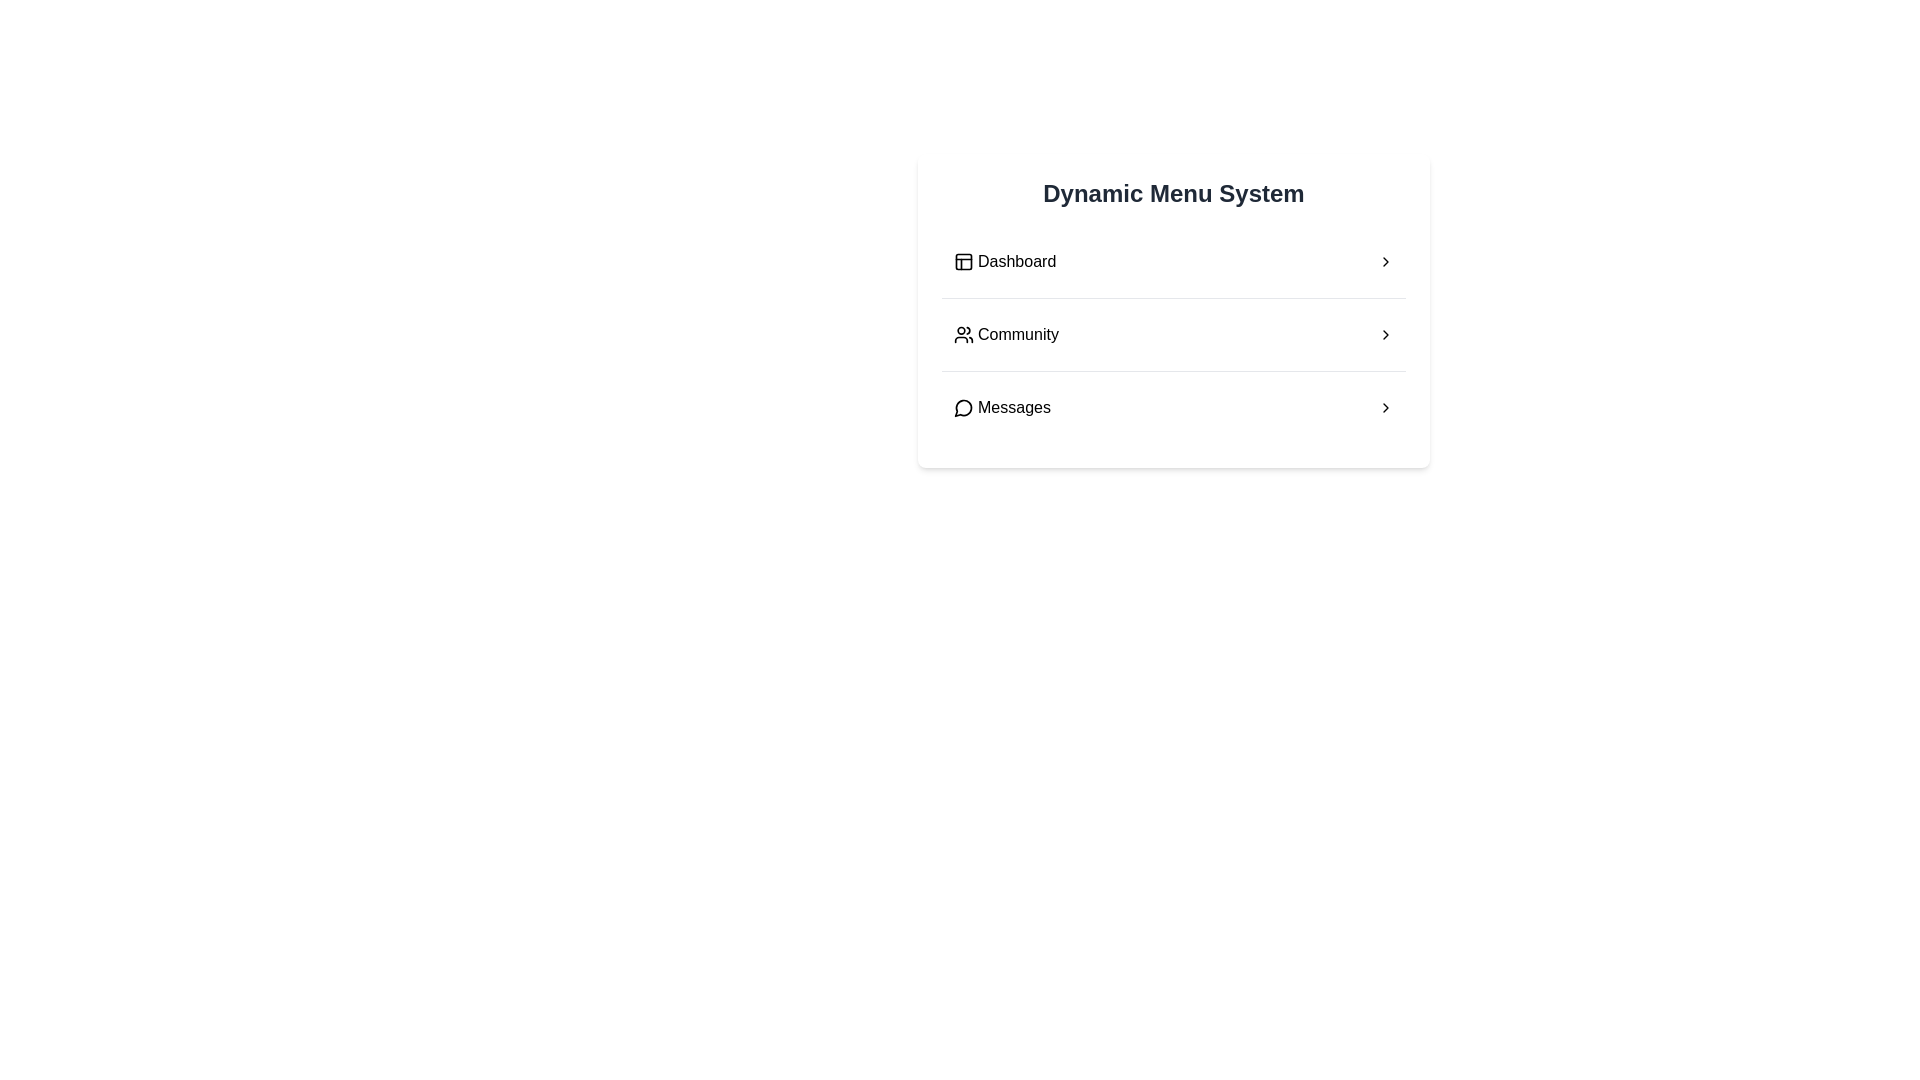  Describe the element at coordinates (1385, 407) in the screenshot. I see `the icon on the rightmost side of the 'Messages' row` at that location.